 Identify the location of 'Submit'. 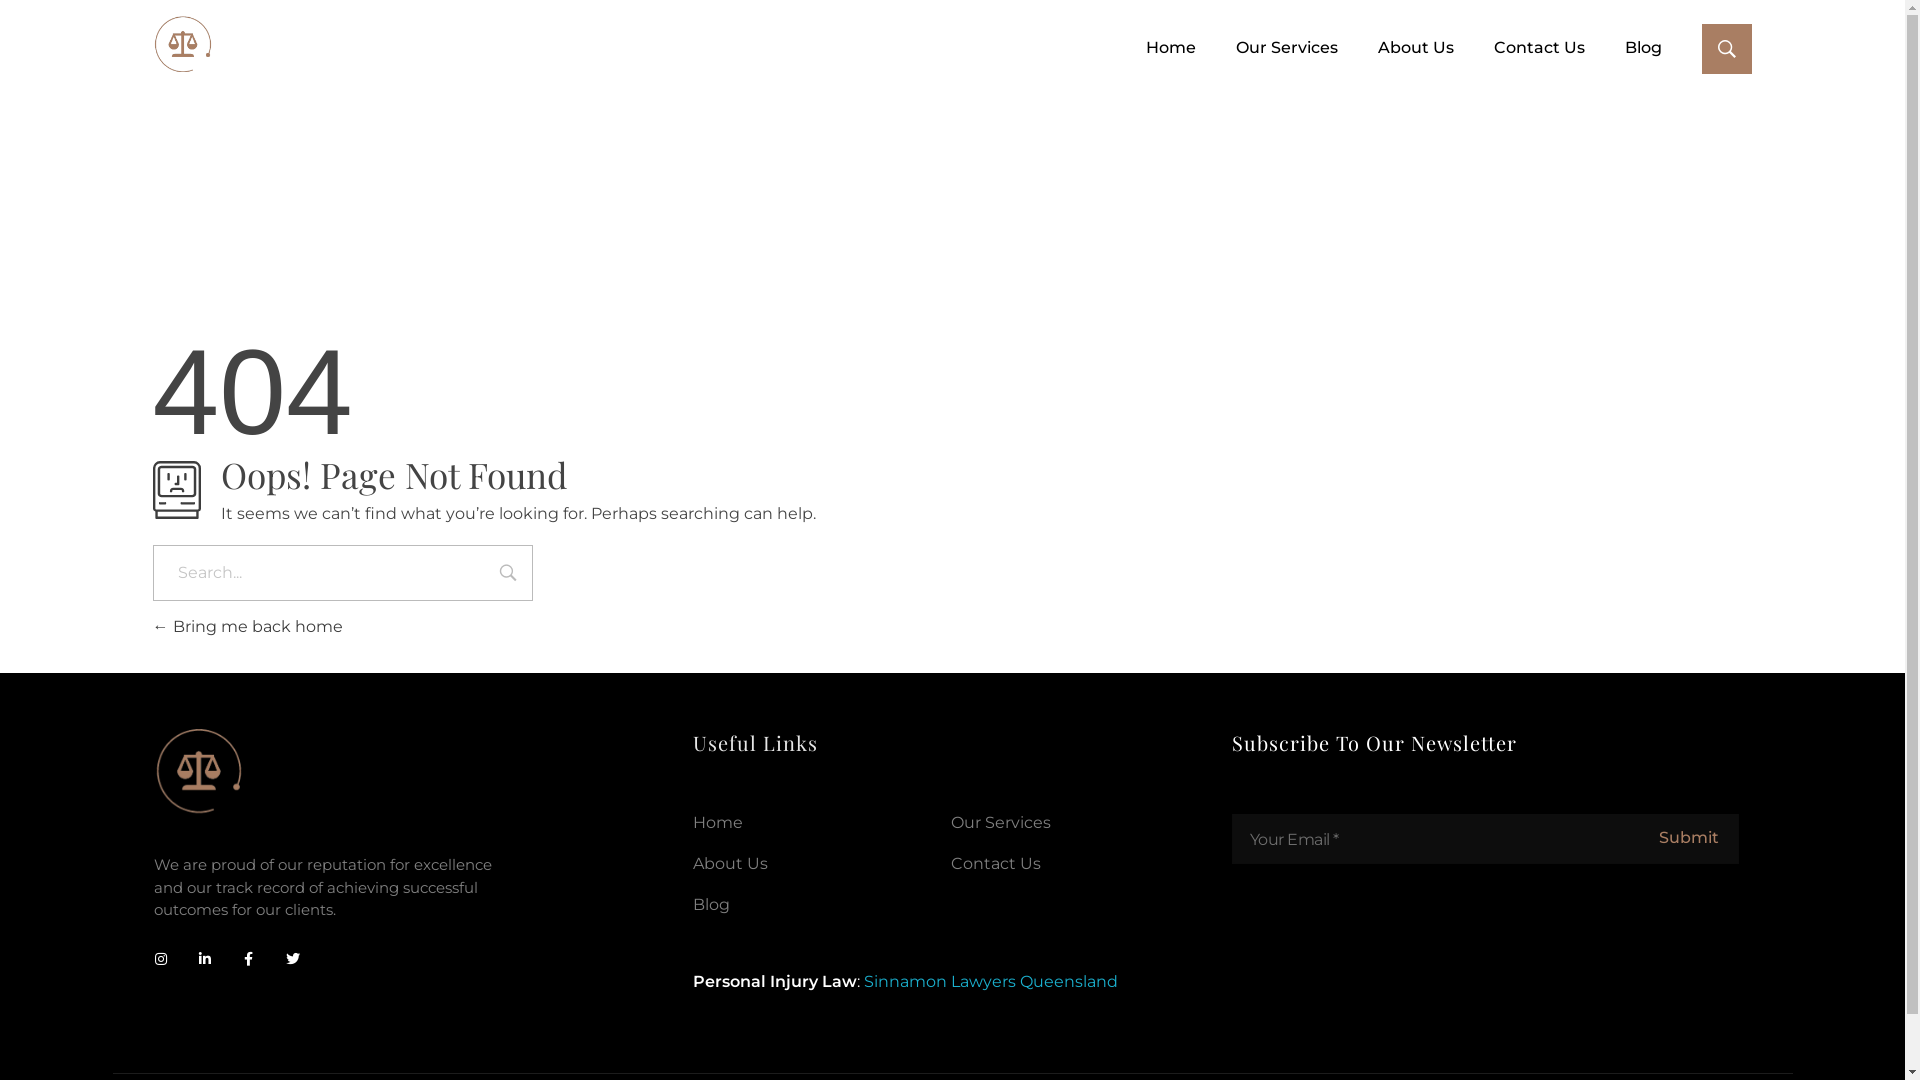
(1687, 838).